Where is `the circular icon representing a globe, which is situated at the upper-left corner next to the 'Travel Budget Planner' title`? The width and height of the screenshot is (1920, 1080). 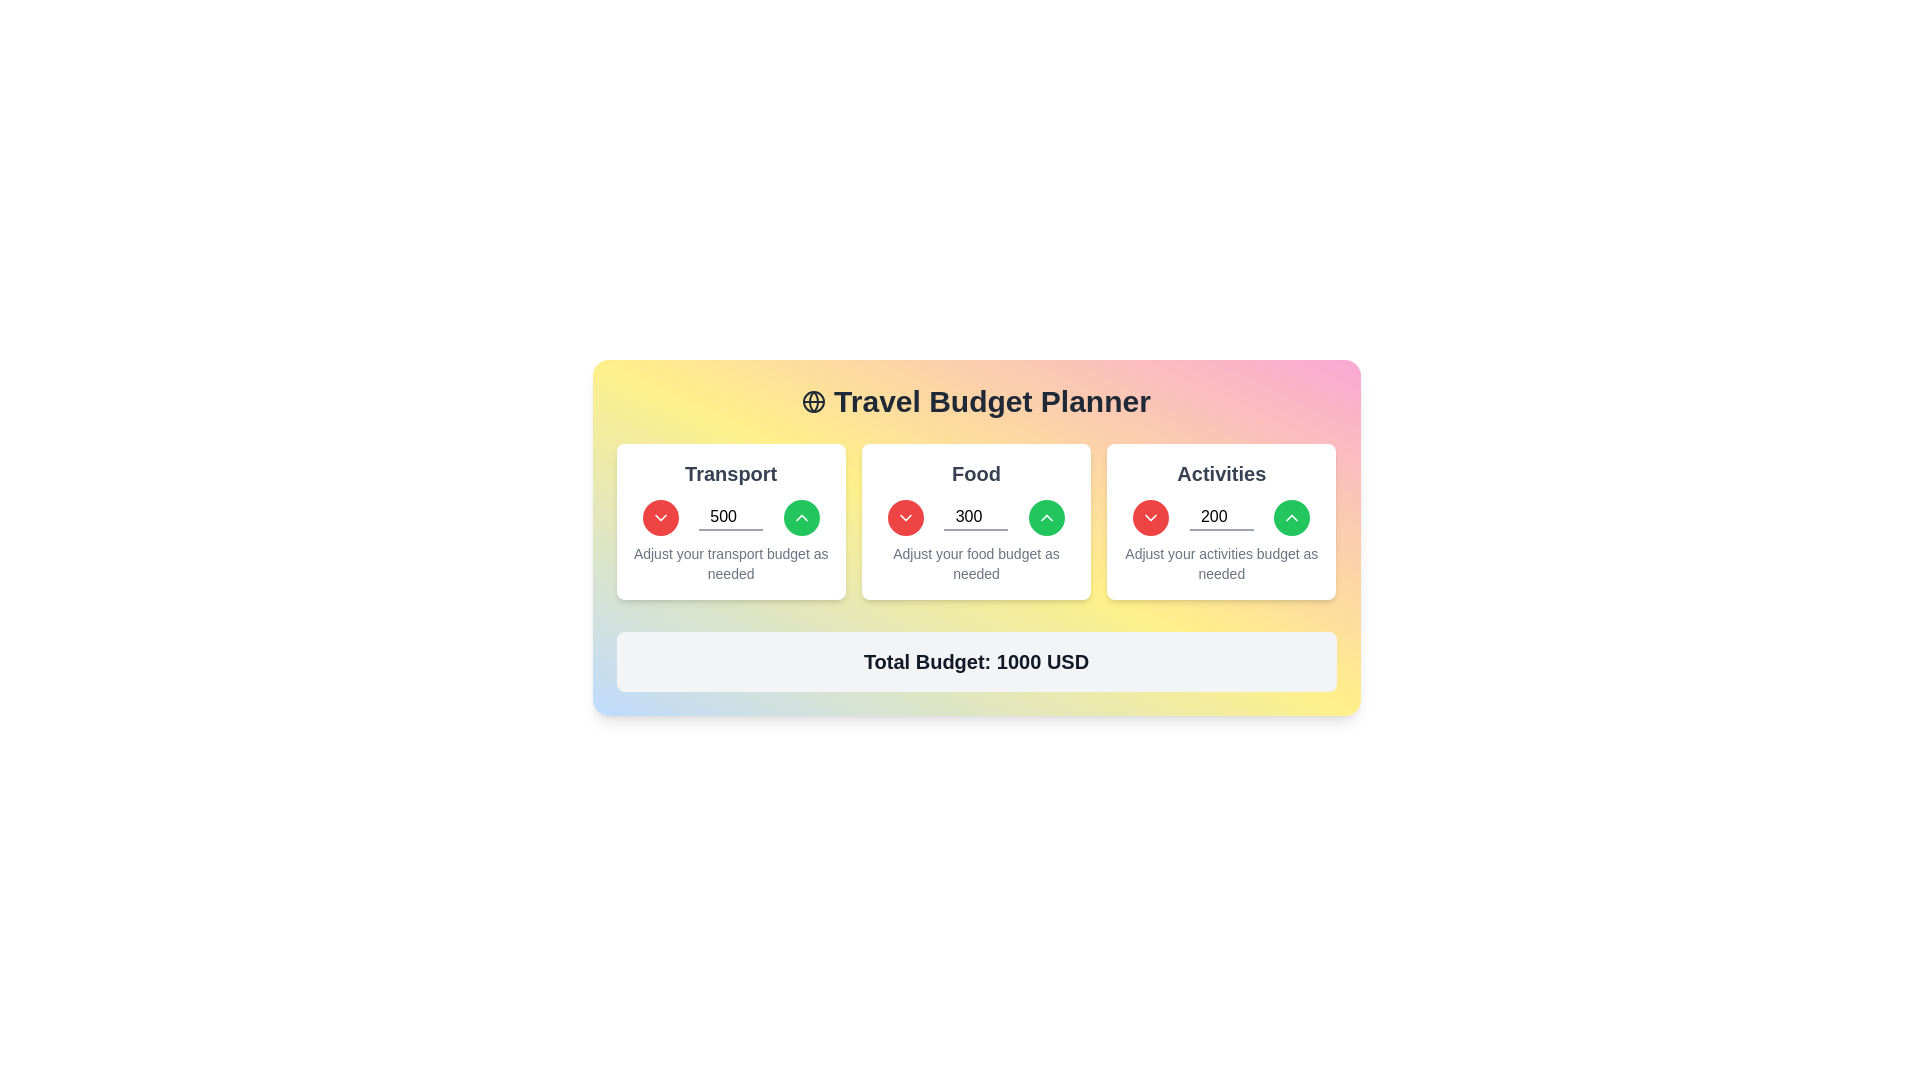 the circular icon representing a globe, which is situated at the upper-left corner next to the 'Travel Budget Planner' title is located at coordinates (814, 401).